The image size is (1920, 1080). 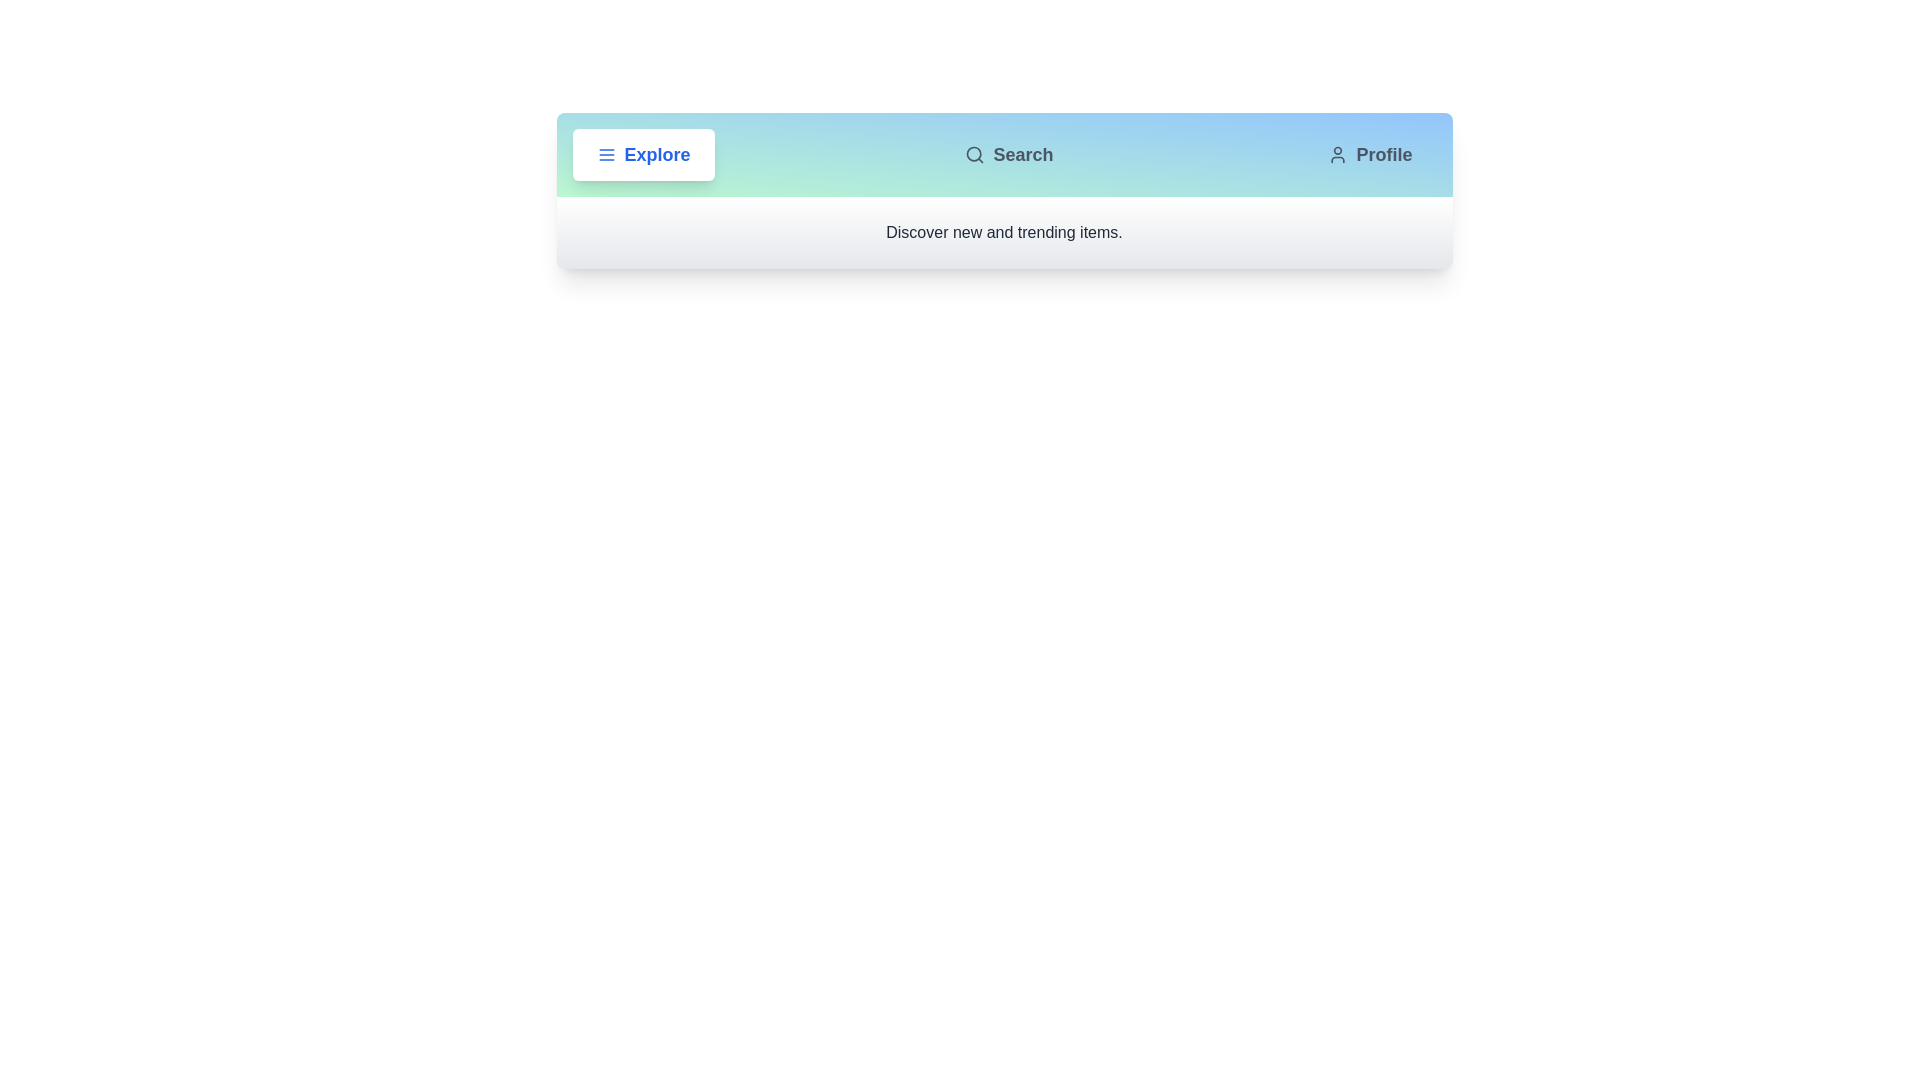 What do you see at coordinates (643, 153) in the screenshot?
I see `the tab Explore by clicking on its button` at bounding box center [643, 153].